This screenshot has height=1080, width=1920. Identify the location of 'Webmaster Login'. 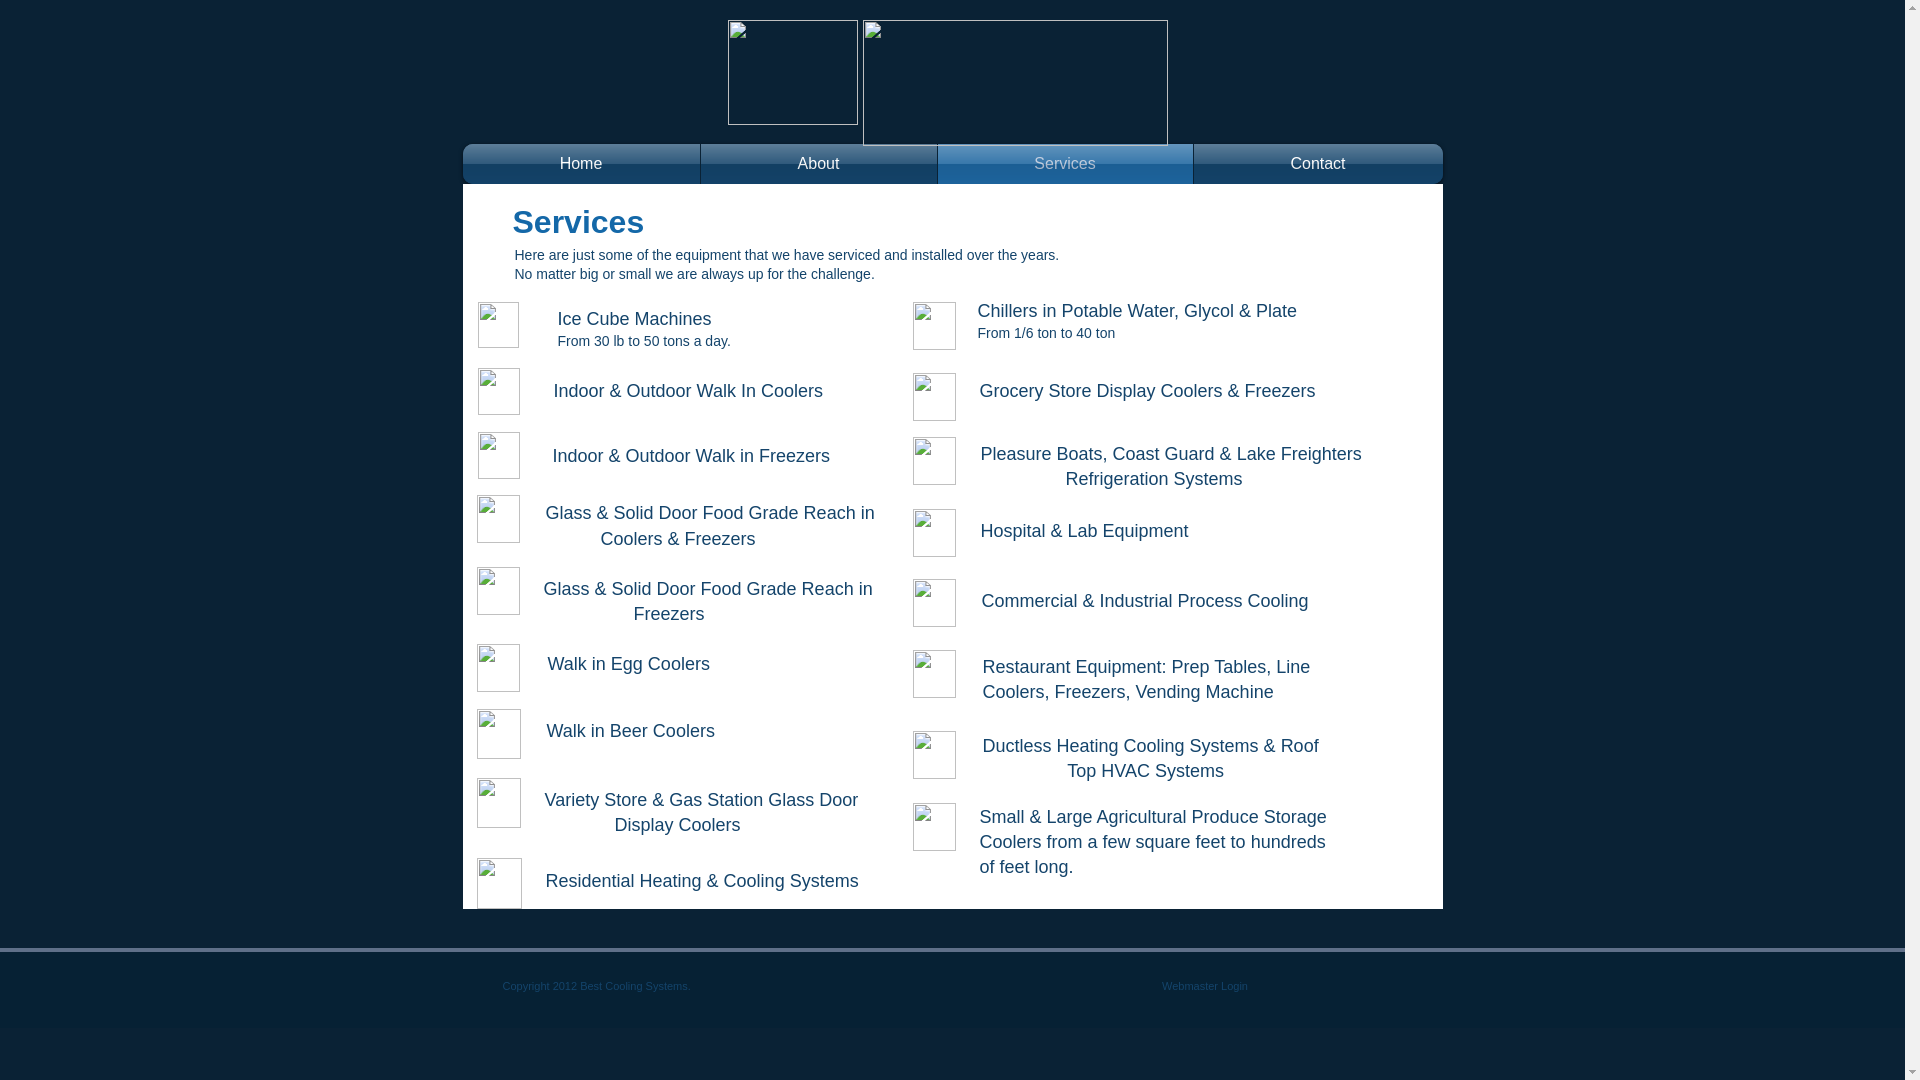
(1203, 986).